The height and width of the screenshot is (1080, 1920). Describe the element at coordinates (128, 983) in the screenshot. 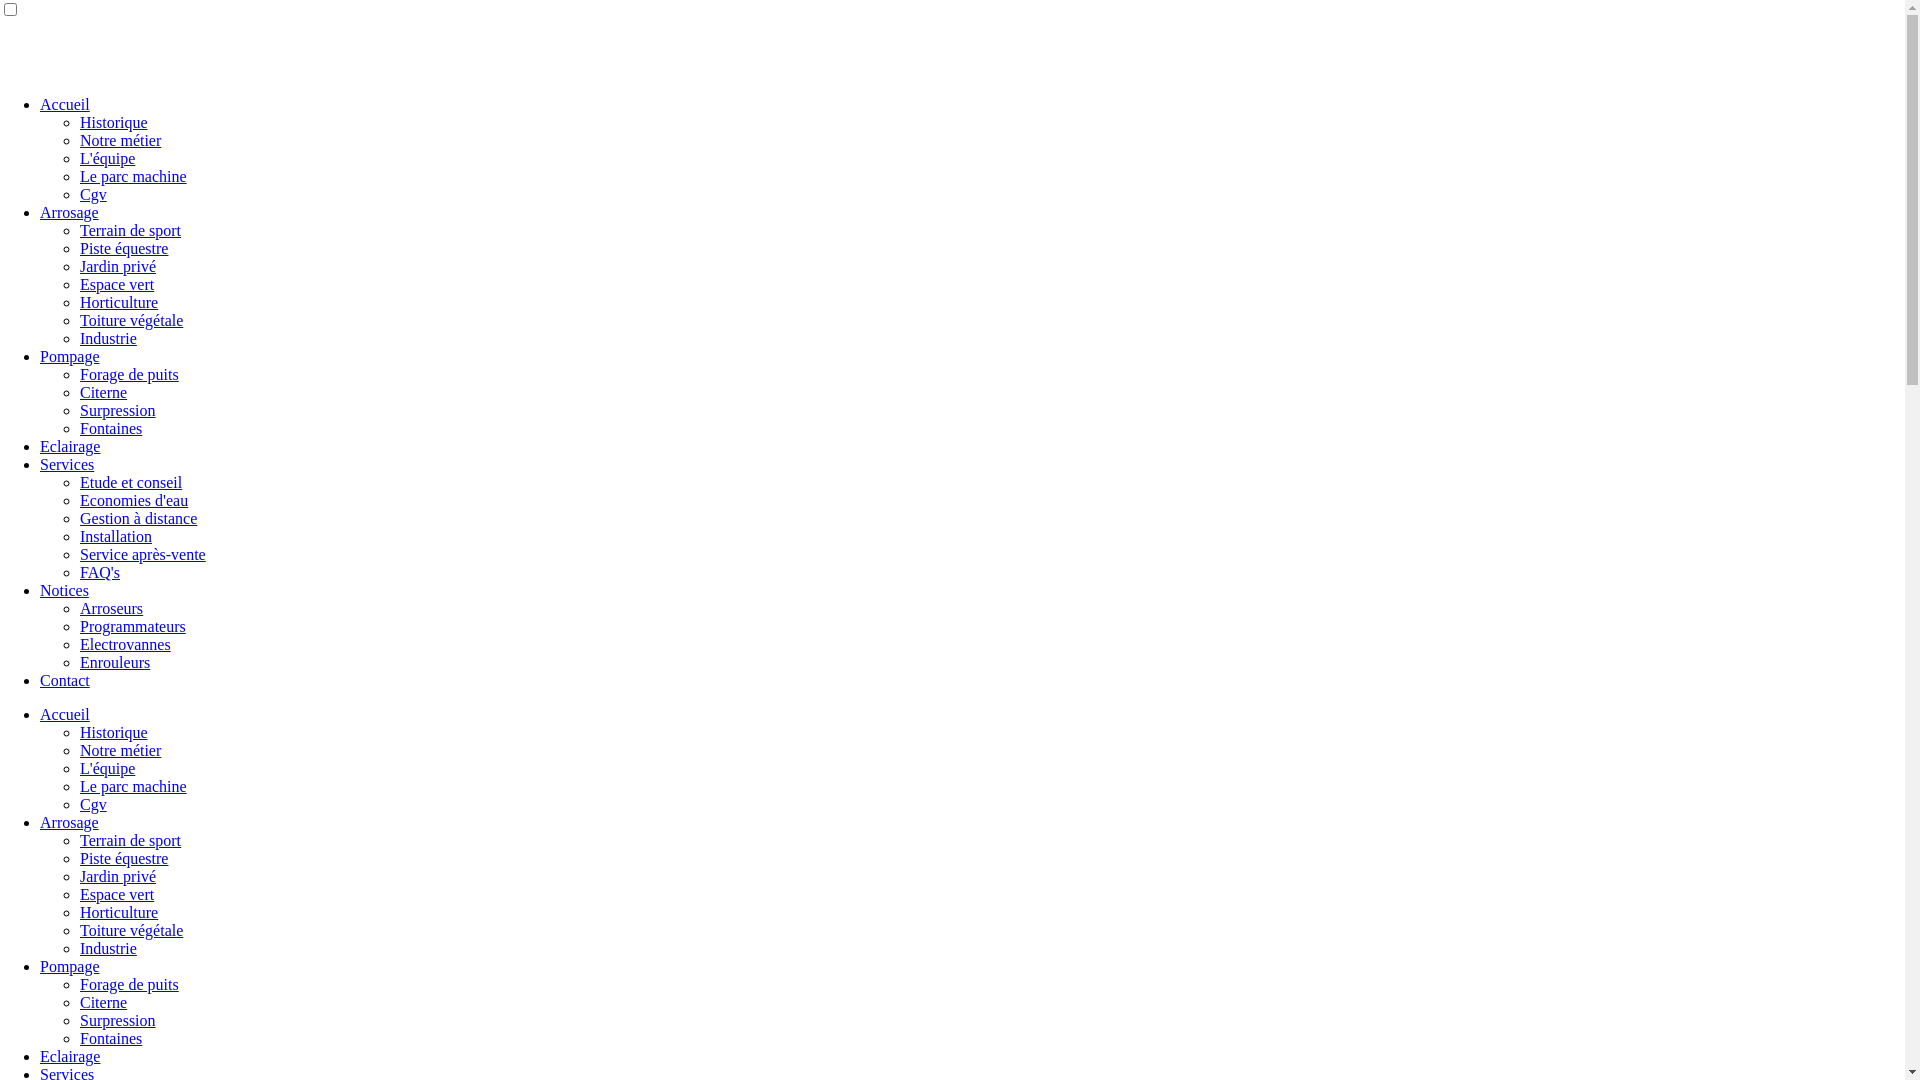

I see `'Forage de puits'` at that location.